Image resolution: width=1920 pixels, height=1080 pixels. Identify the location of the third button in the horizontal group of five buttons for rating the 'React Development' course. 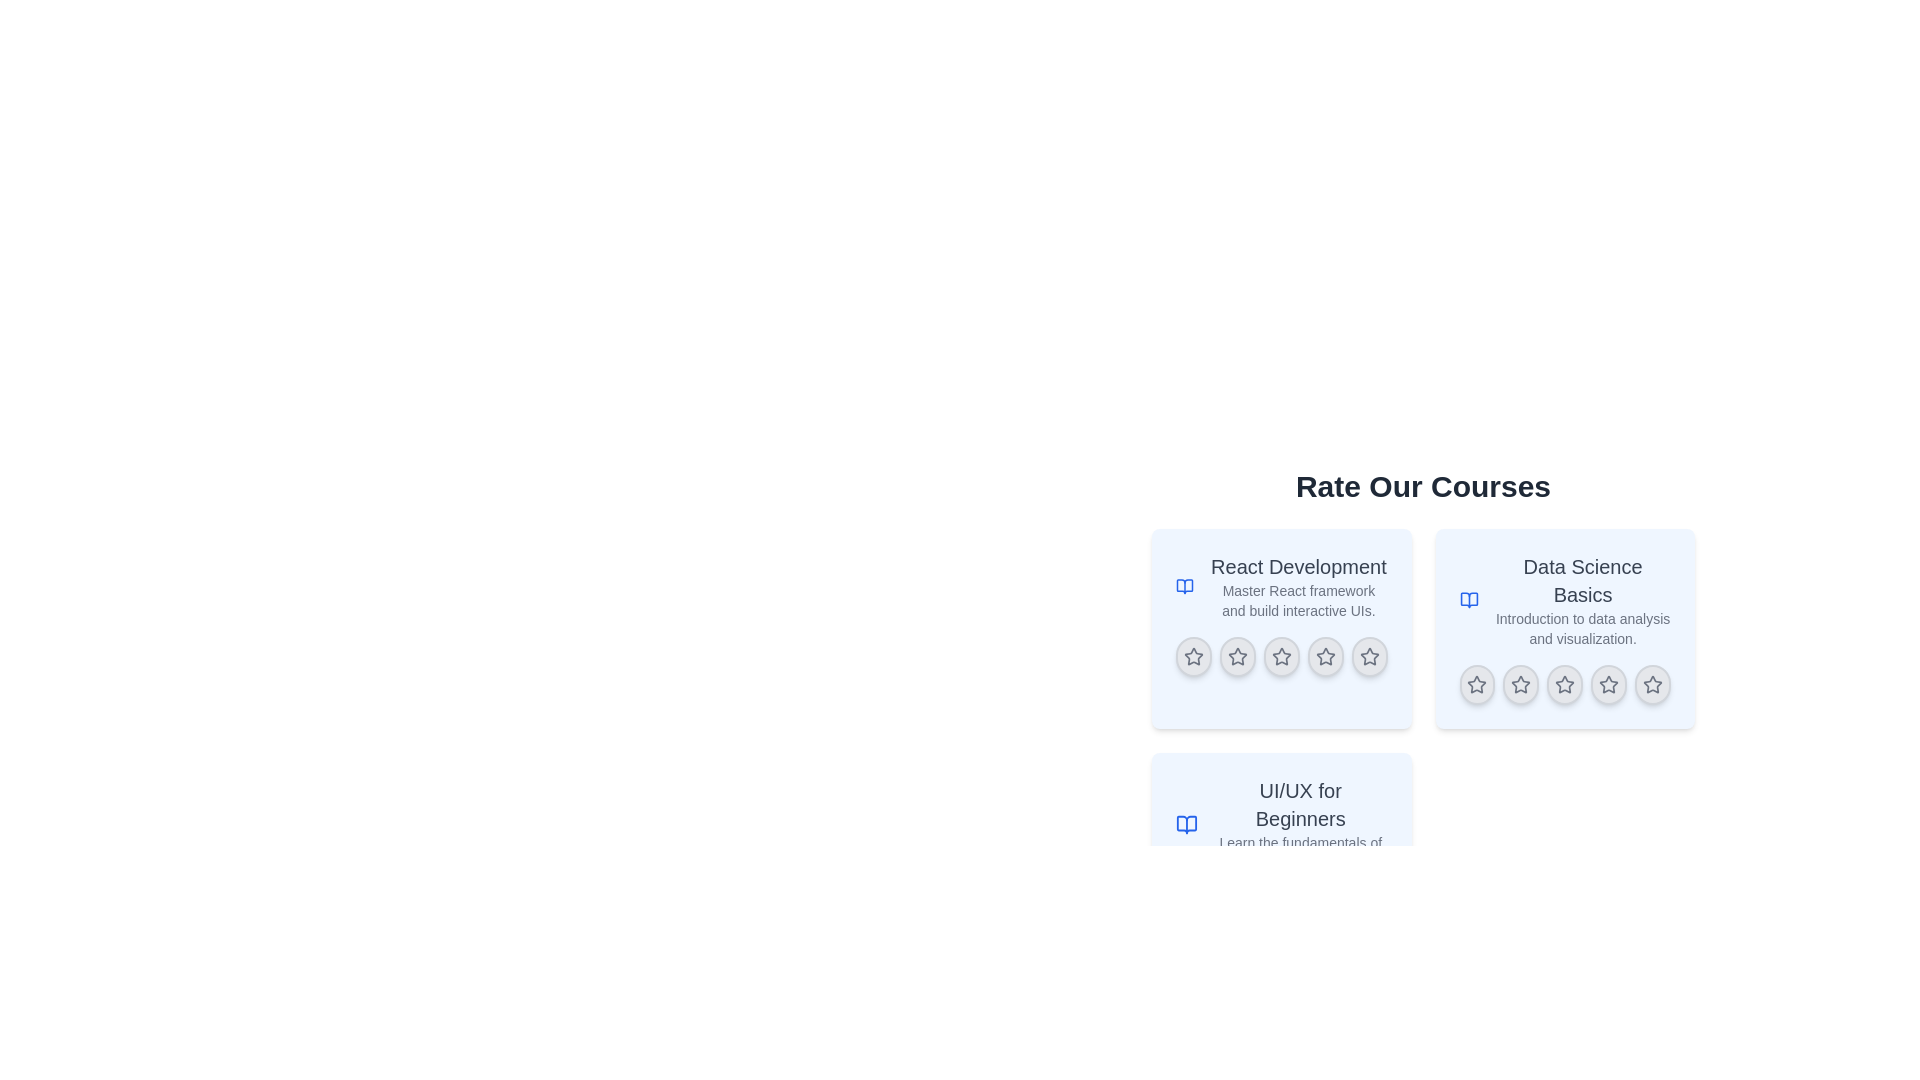
(1281, 656).